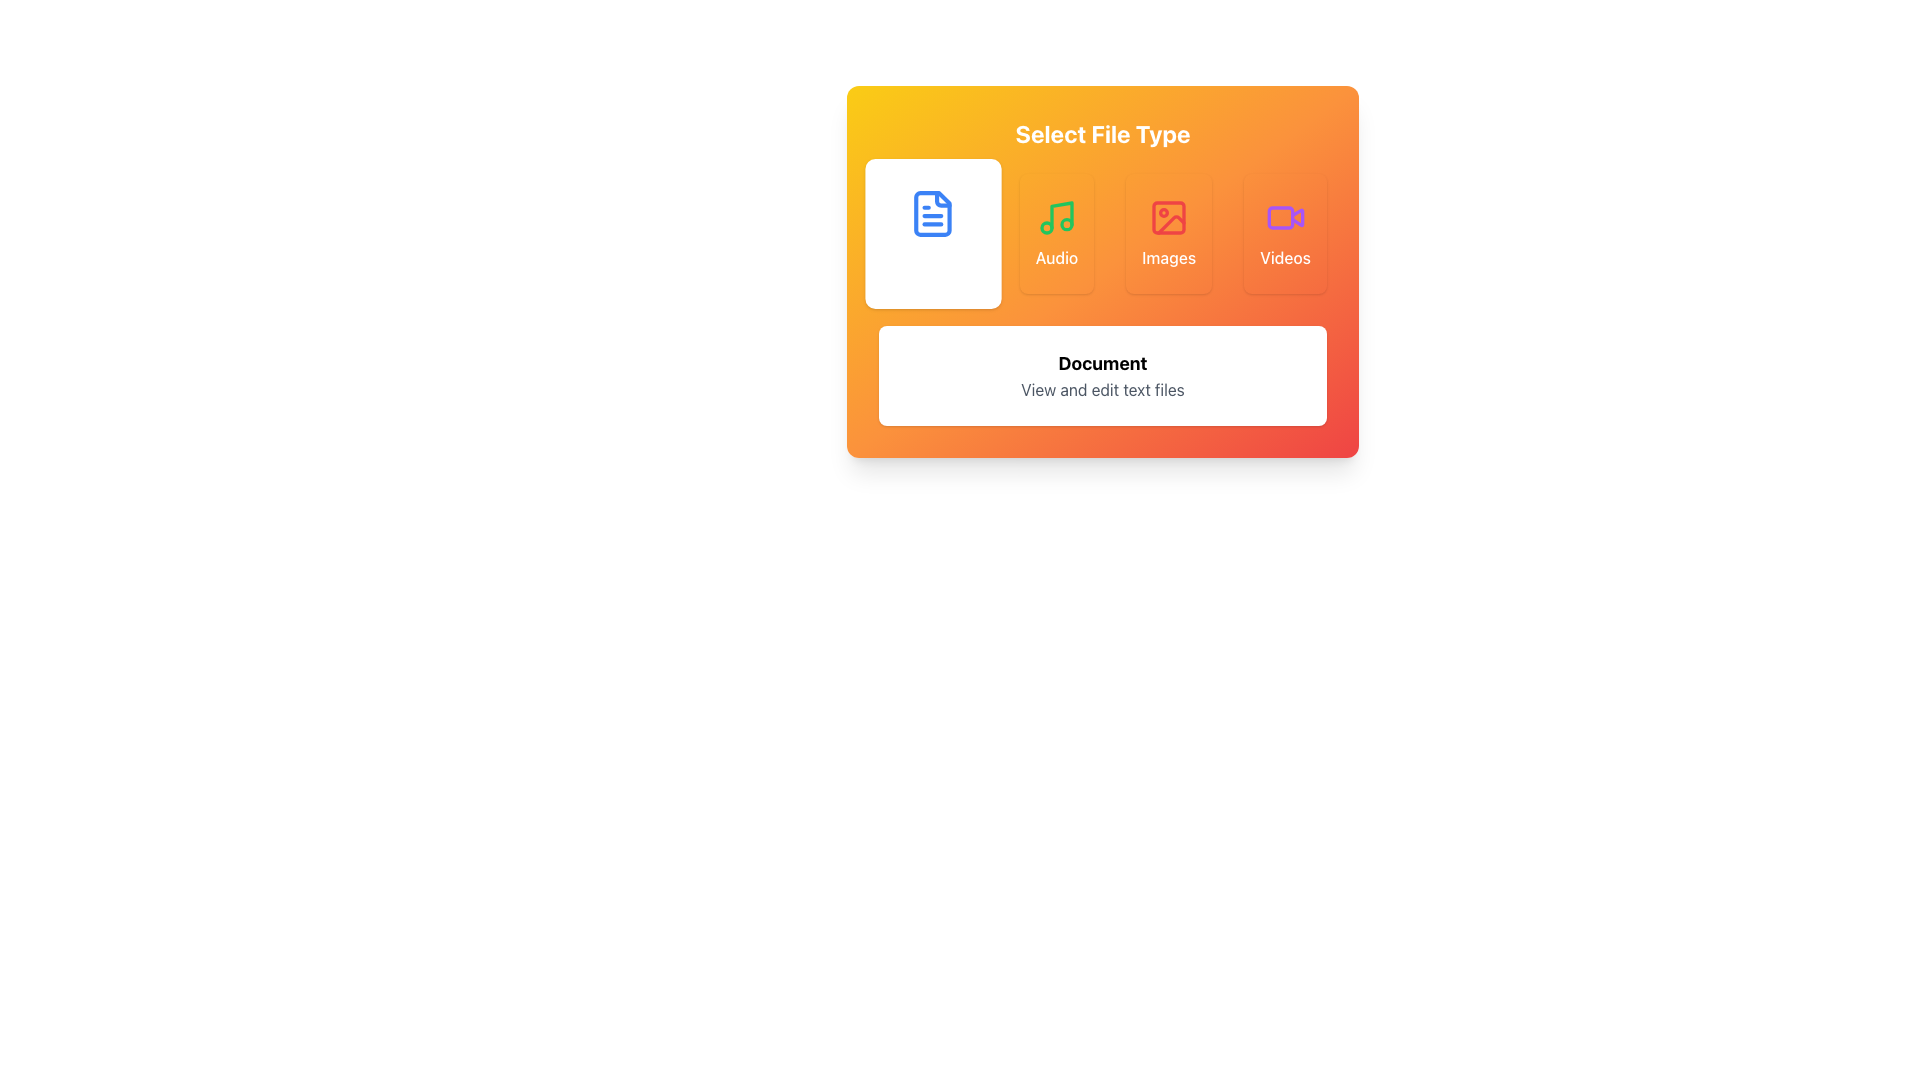 This screenshot has width=1920, height=1080. Describe the element at coordinates (1102, 363) in the screenshot. I see `the bold text label displaying 'Document', which is prominently positioned above the description text 'View and edit text files'` at that location.